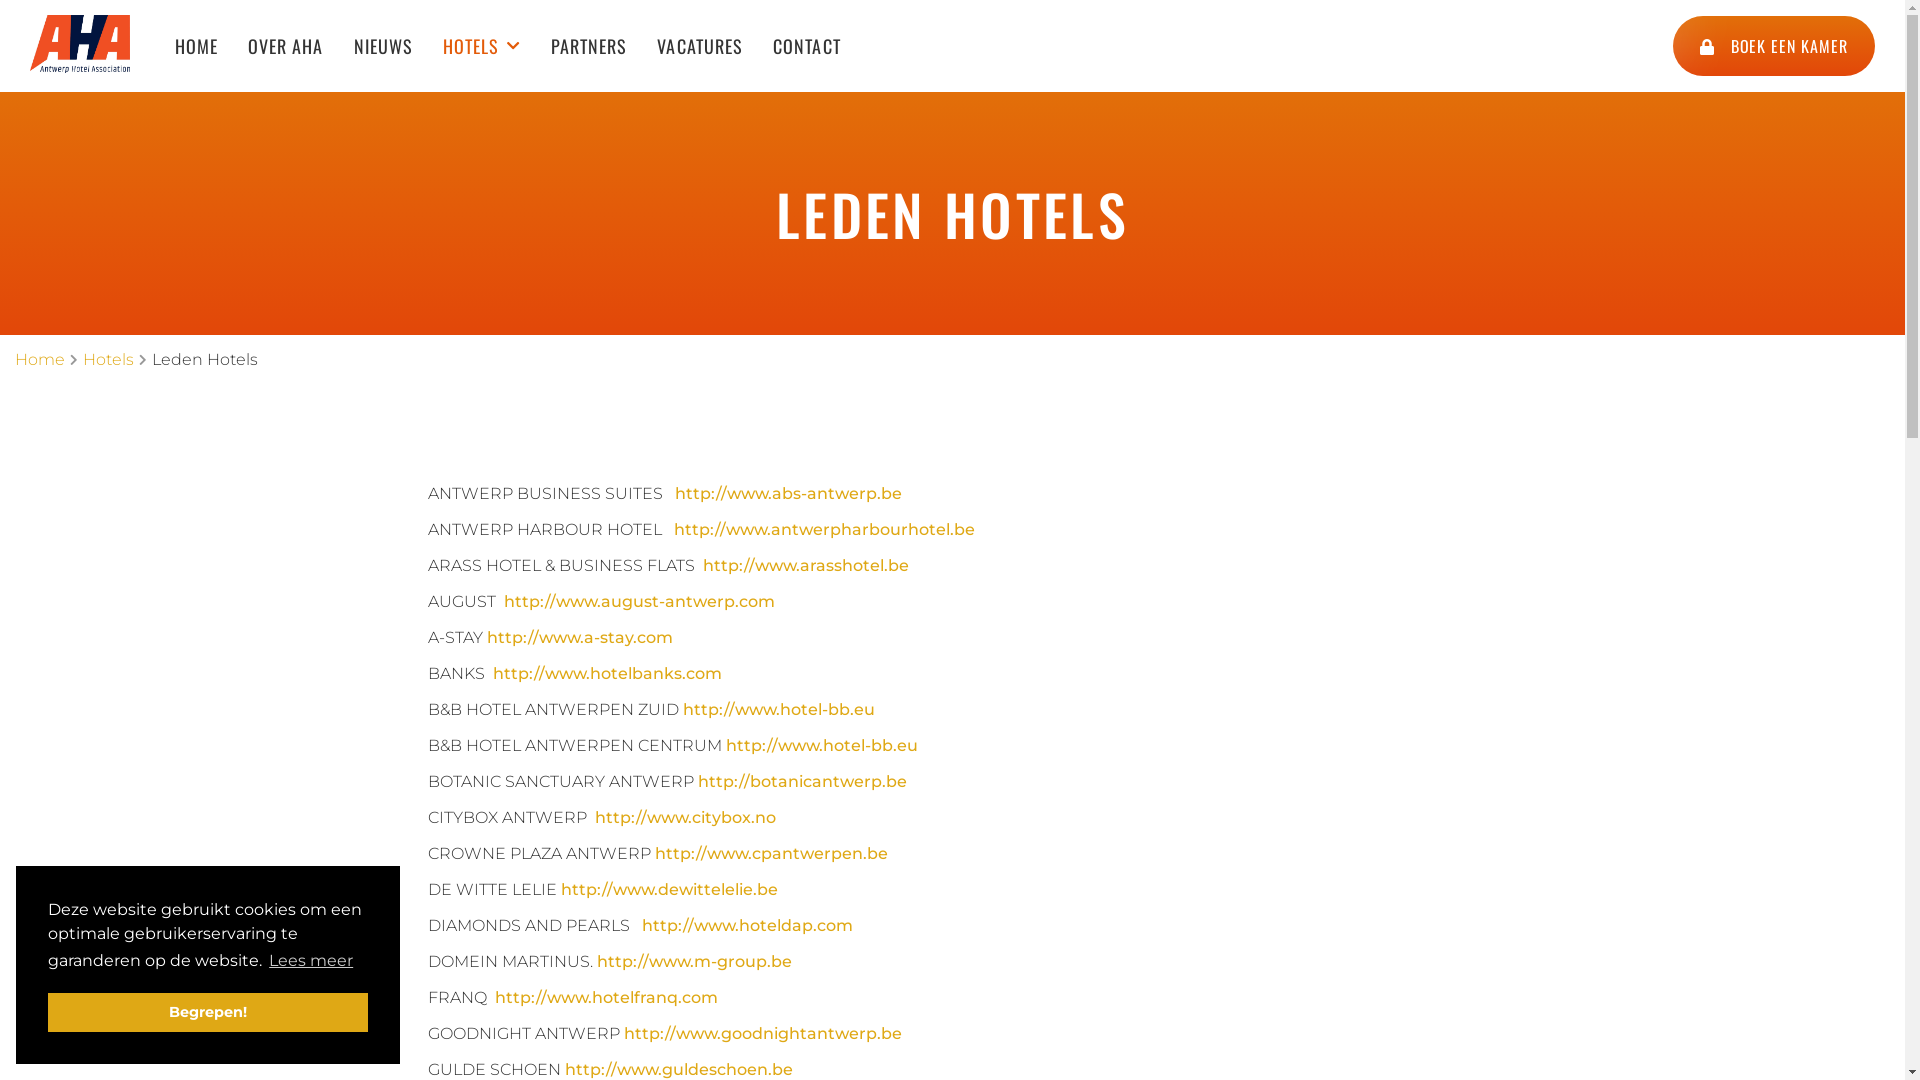  What do you see at coordinates (605, 673) in the screenshot?
I see `'http://www.hotelbanks.com'` at bounding box center [605, 673].